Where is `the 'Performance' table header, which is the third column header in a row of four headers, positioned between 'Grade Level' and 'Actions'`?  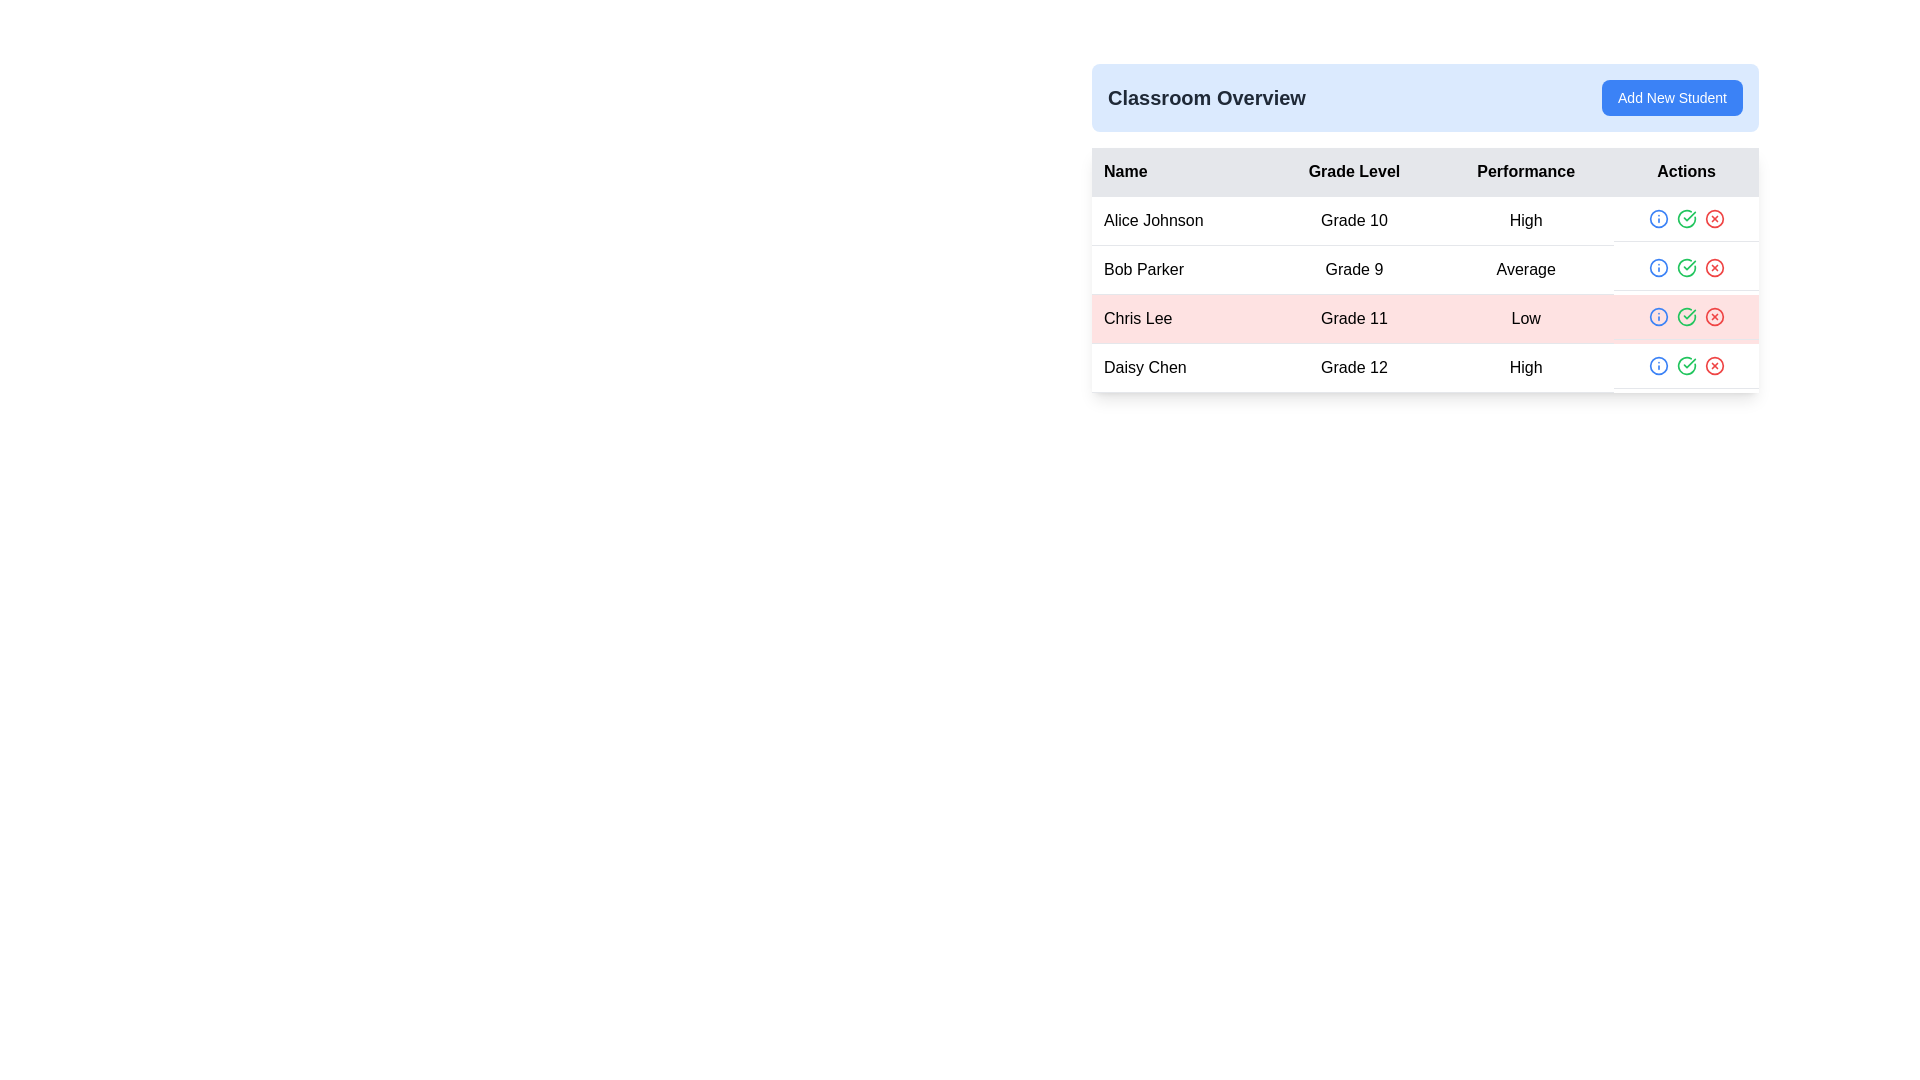
the 'Performance' table header, which is the third column header in a row of four headers, positioned between 'Grade Level' and 'Actions' is located at coordinates (1525, 171).